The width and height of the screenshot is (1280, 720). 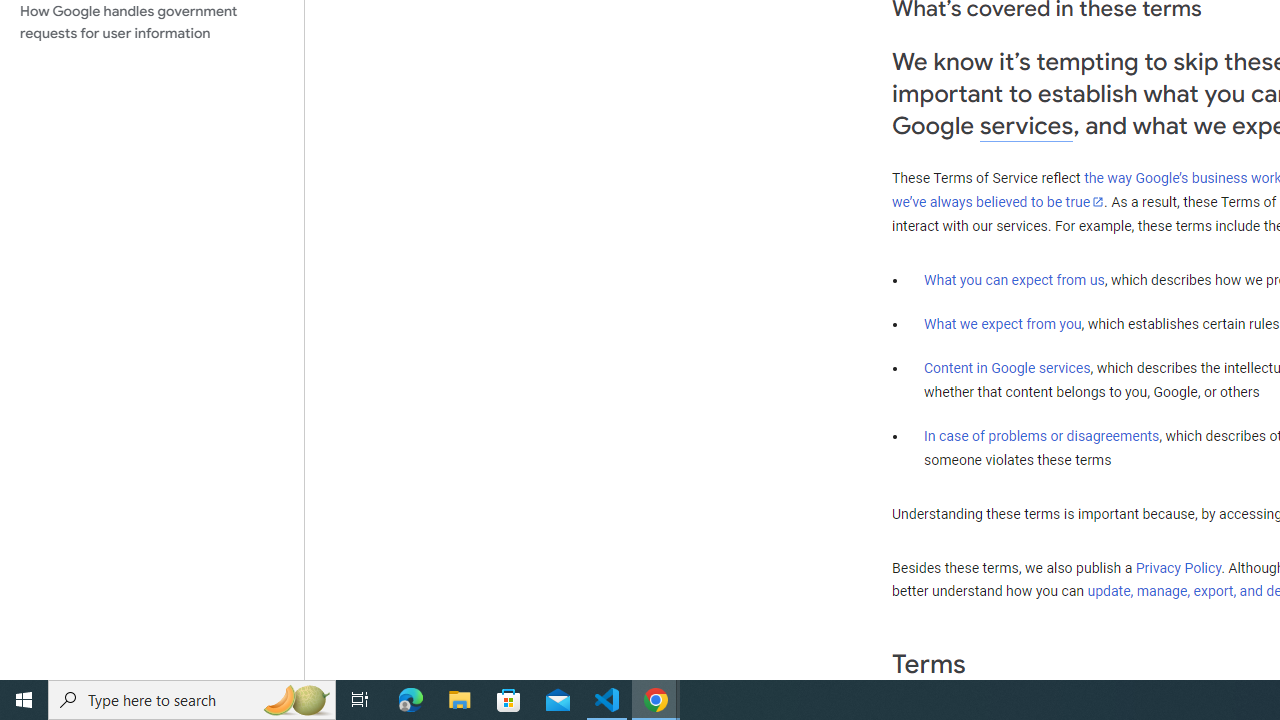 What do you see at coordinates (1040, 434) in the screenshot?
I see `'In case of problems or disagreements'` at bounding box center [1040, 434].